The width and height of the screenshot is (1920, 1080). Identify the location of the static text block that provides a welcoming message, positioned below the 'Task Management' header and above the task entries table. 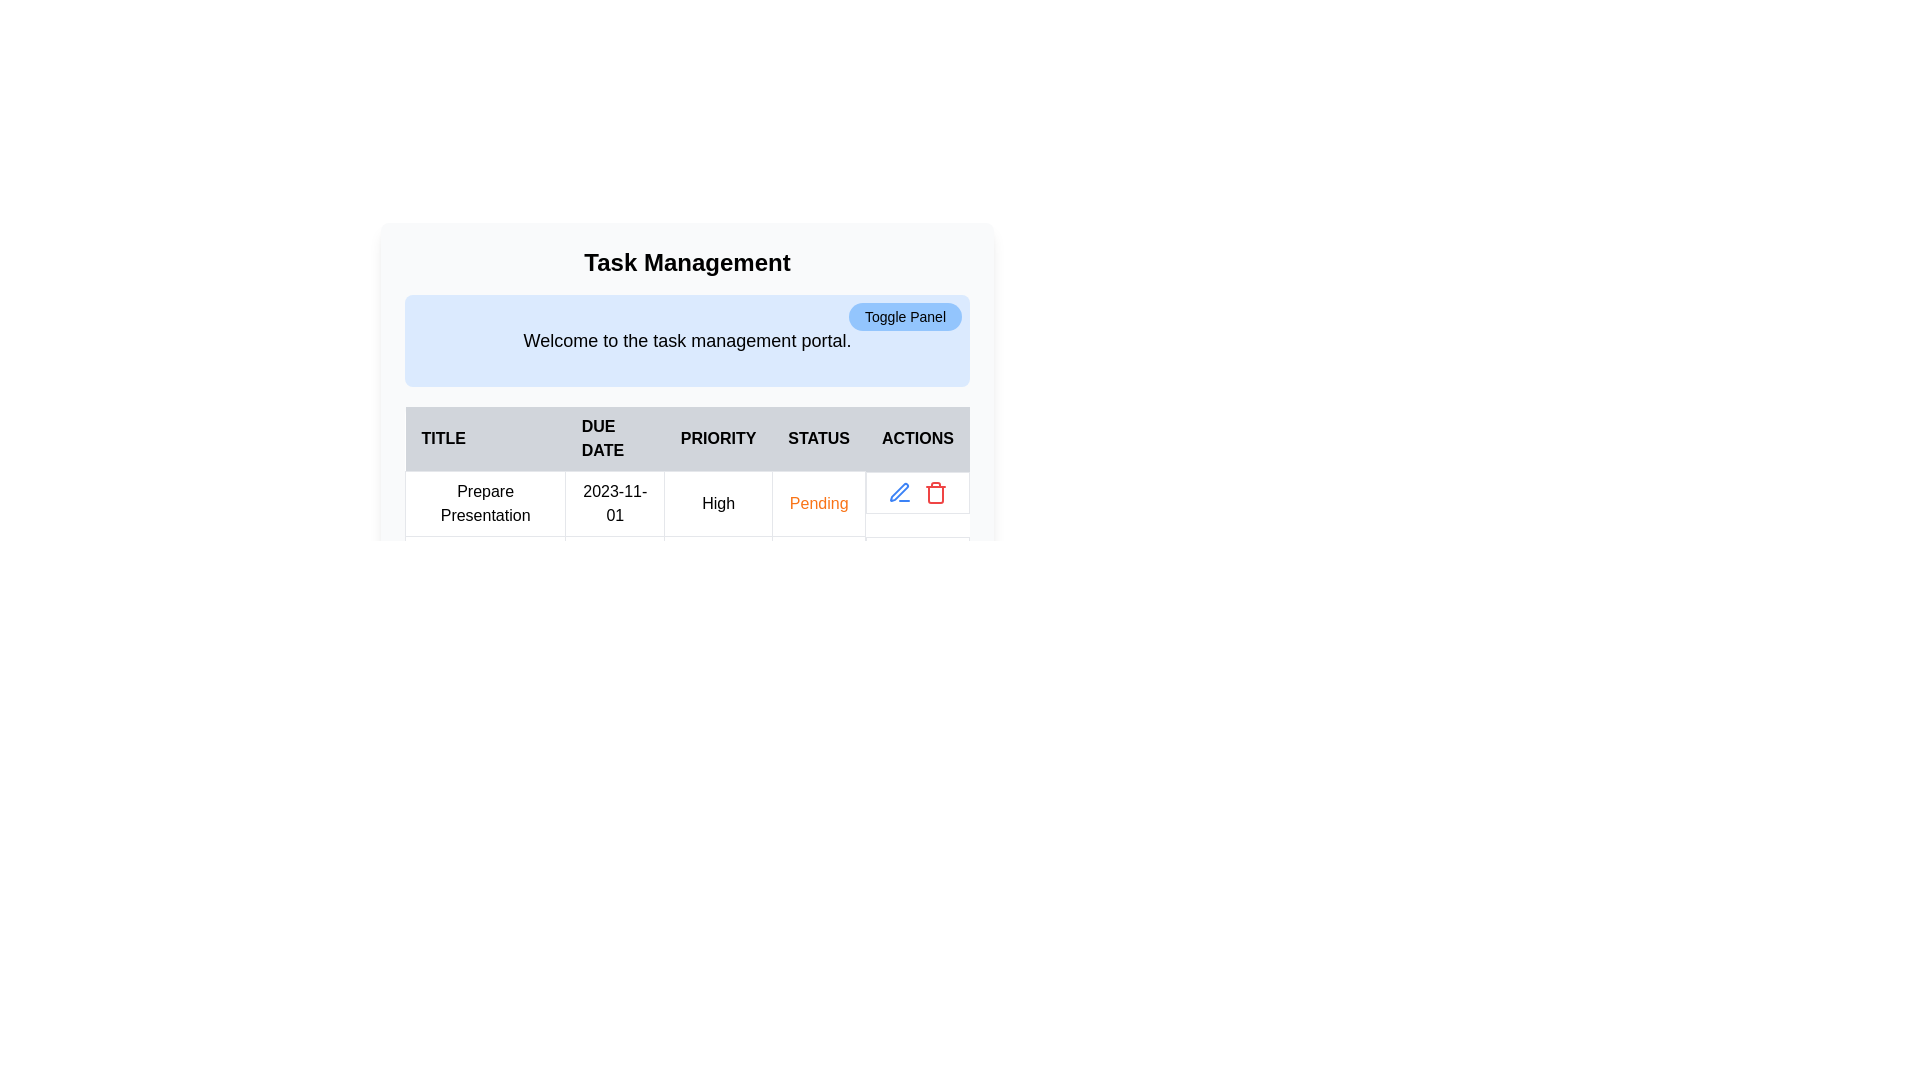
(687, 339).